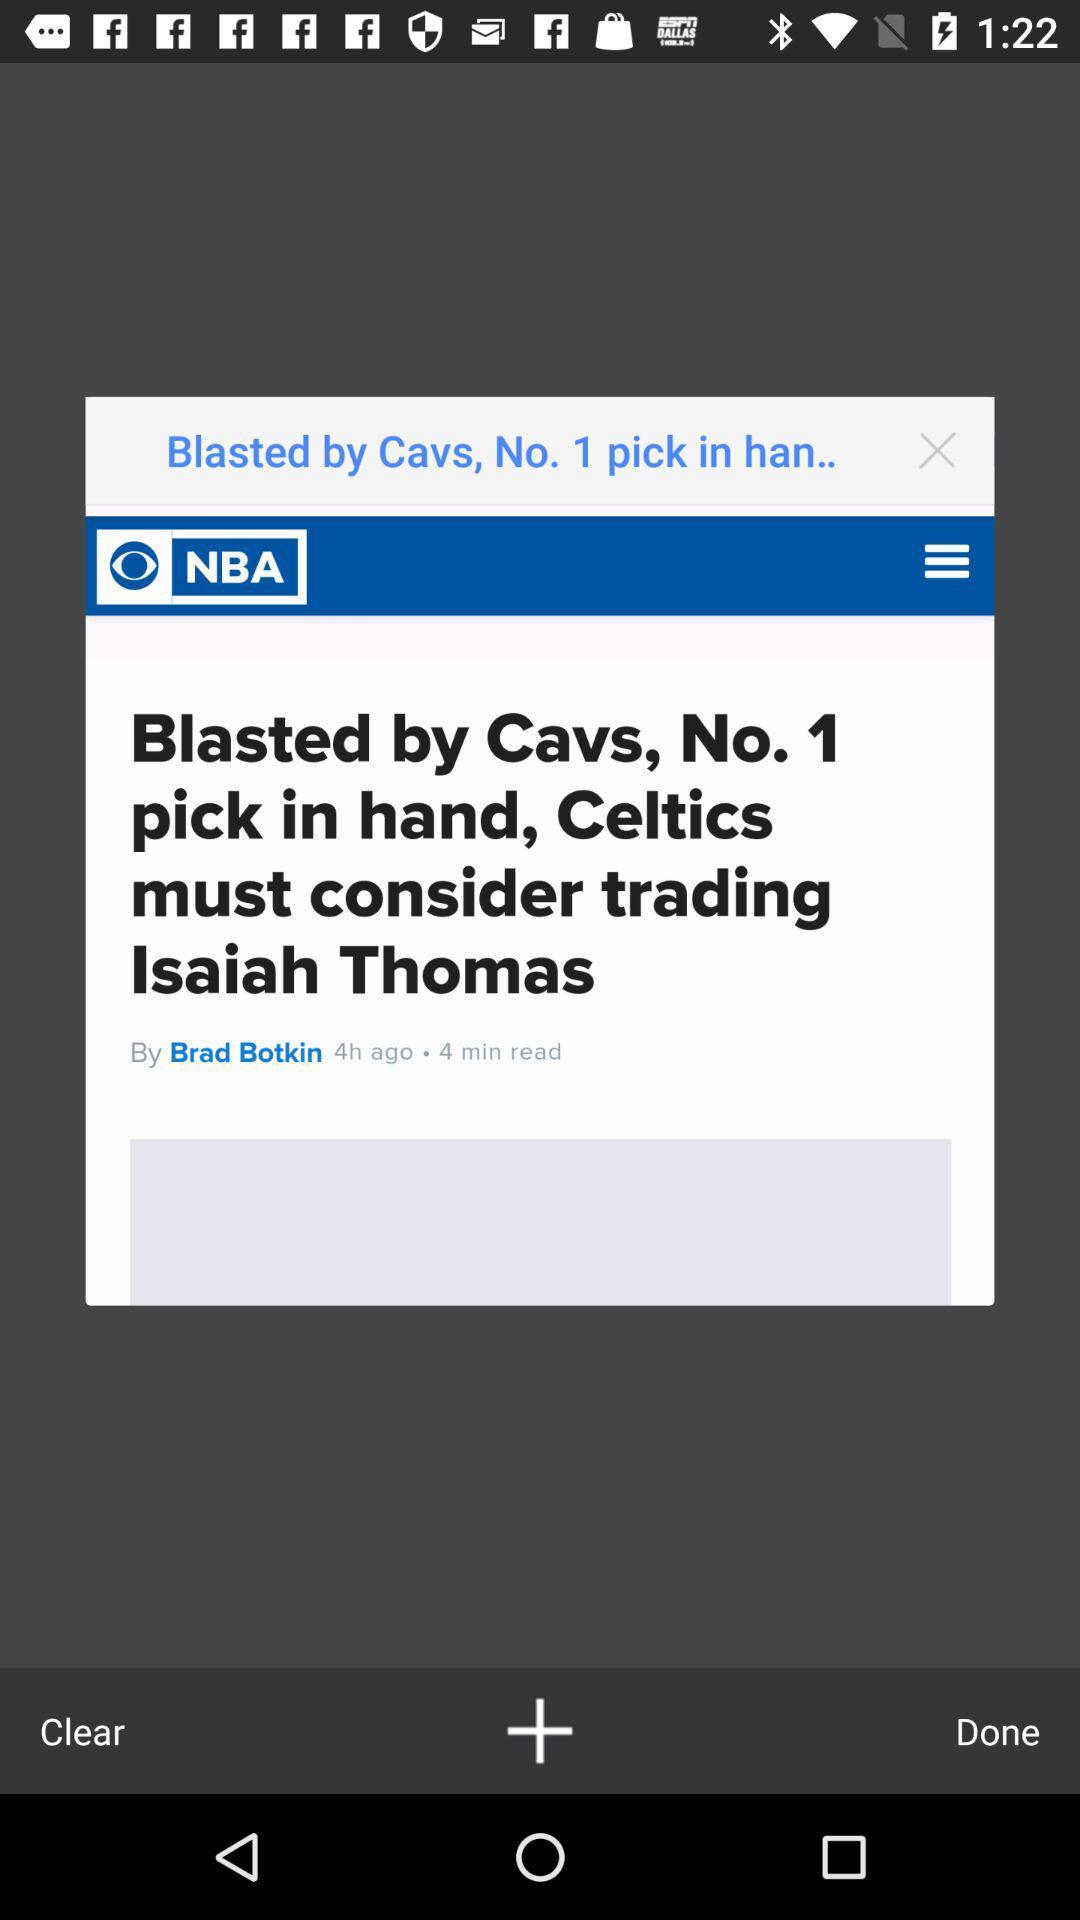  What do you see at coordinates (540, 1730) in the screenshot?
I see `article` at bounding box center [540, 1730].